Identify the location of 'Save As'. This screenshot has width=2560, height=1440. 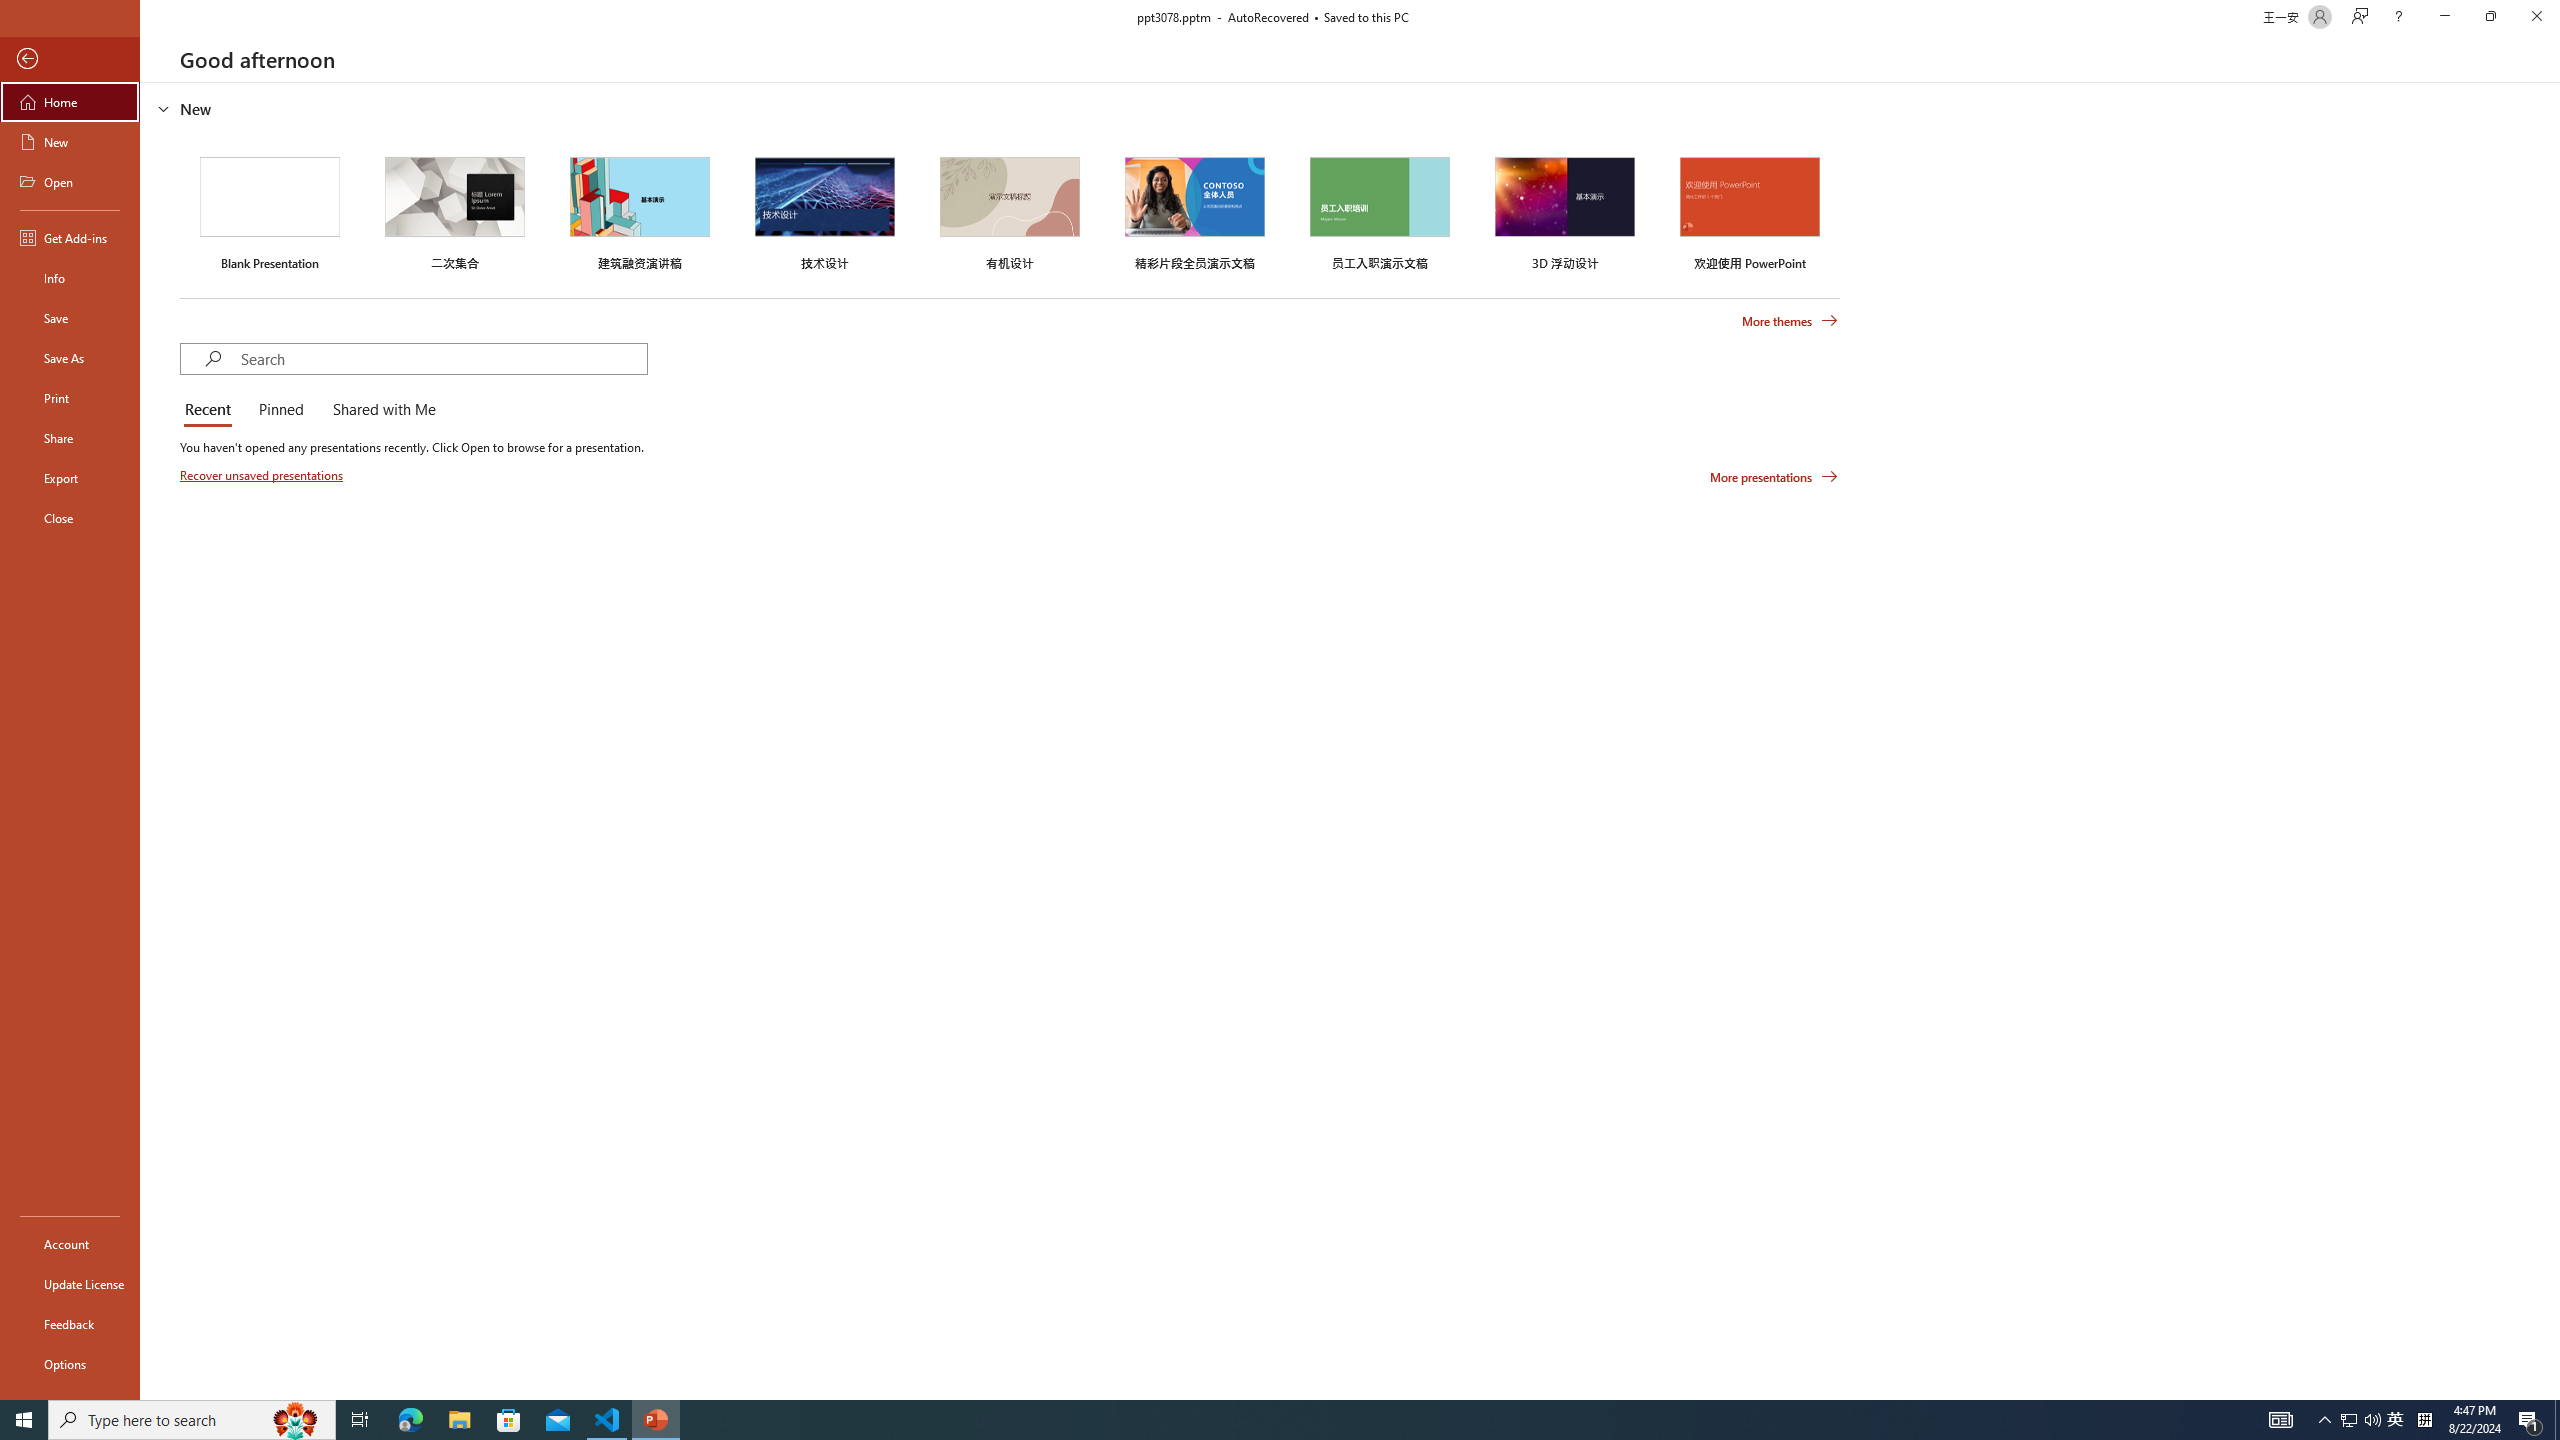
(69, 356).